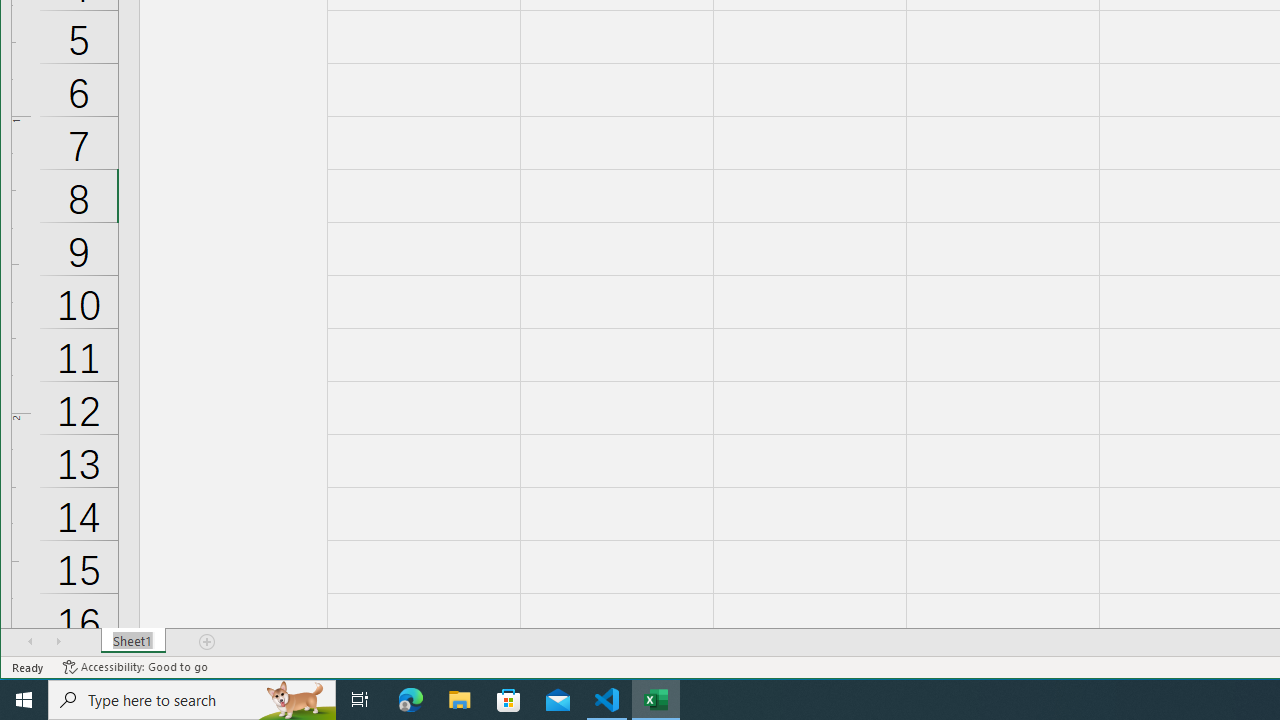  What do you see at coordinates (192, 698) in the screenshot?
I see `'Type here to search'` at bounding box center [192, 698].